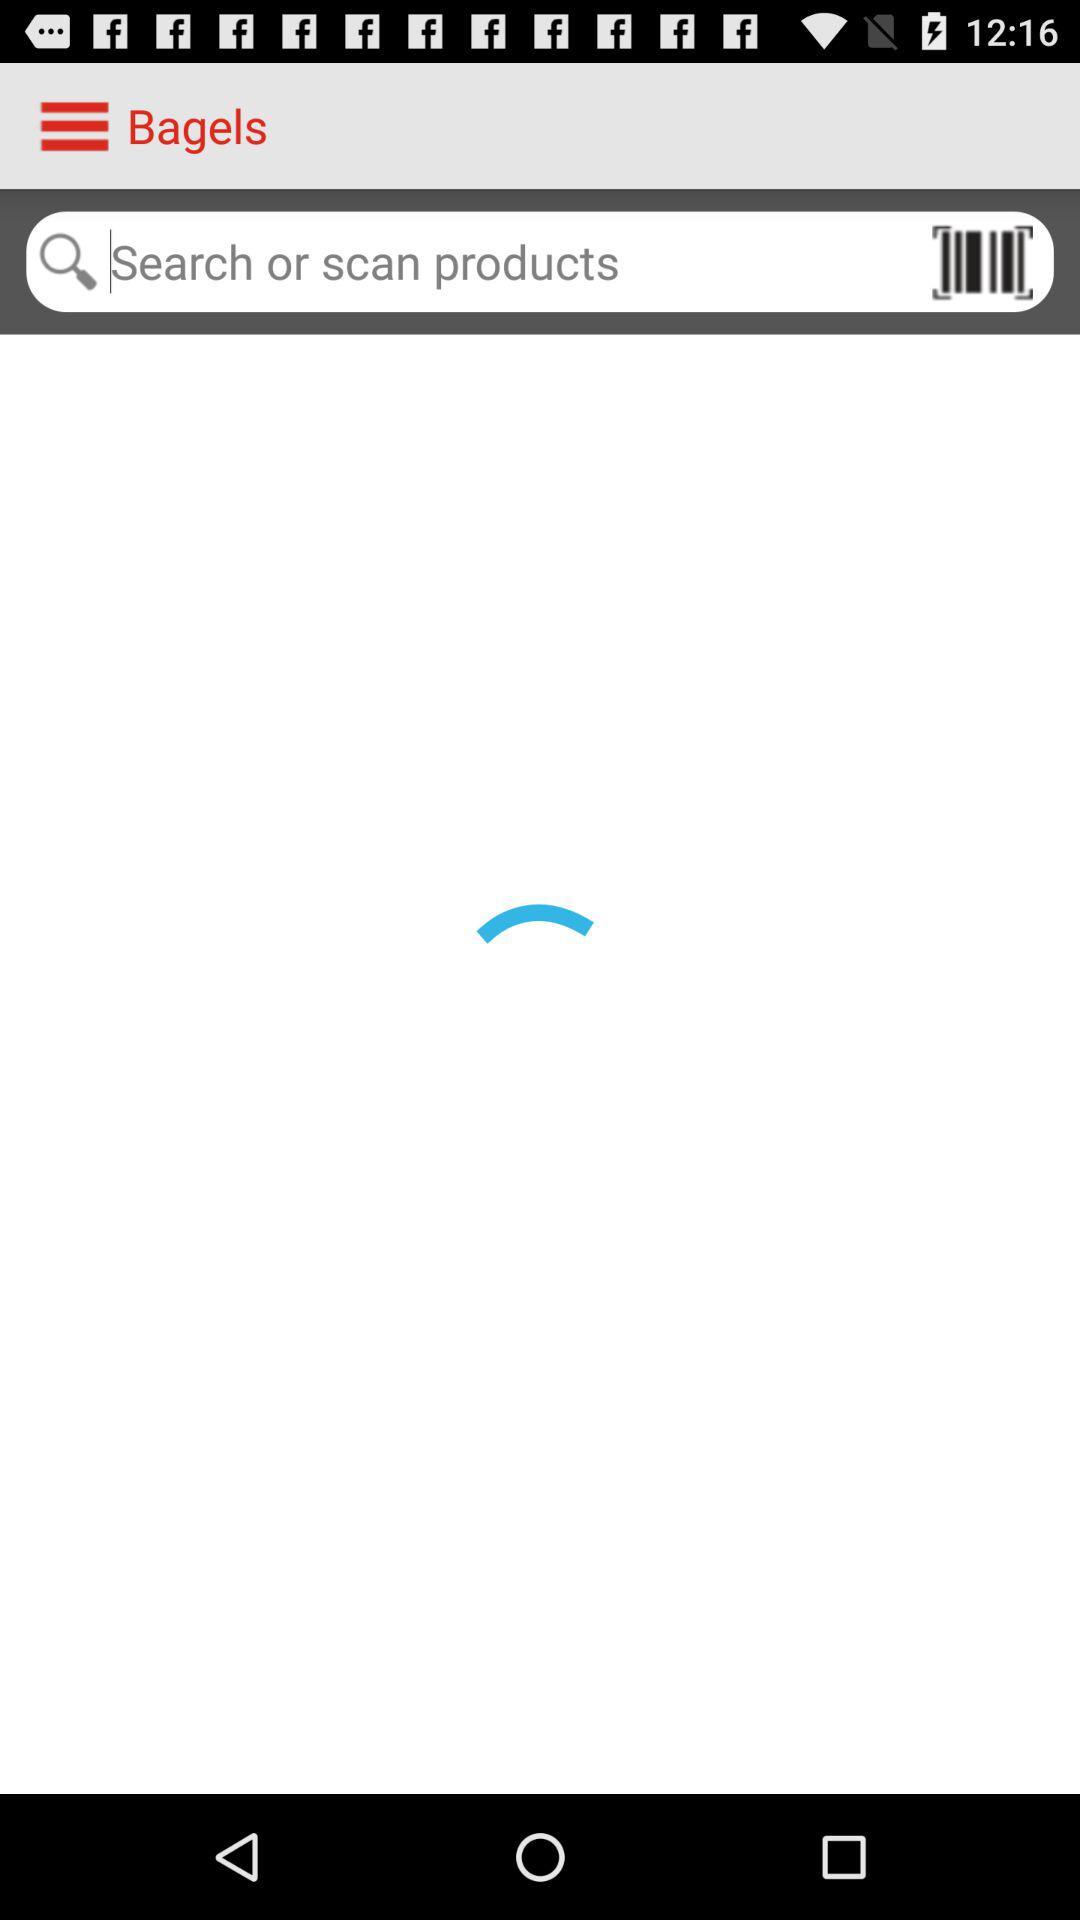  Describe the element at coordinates (981, 279) in the screenshot. I see `the pause icon` at that location.